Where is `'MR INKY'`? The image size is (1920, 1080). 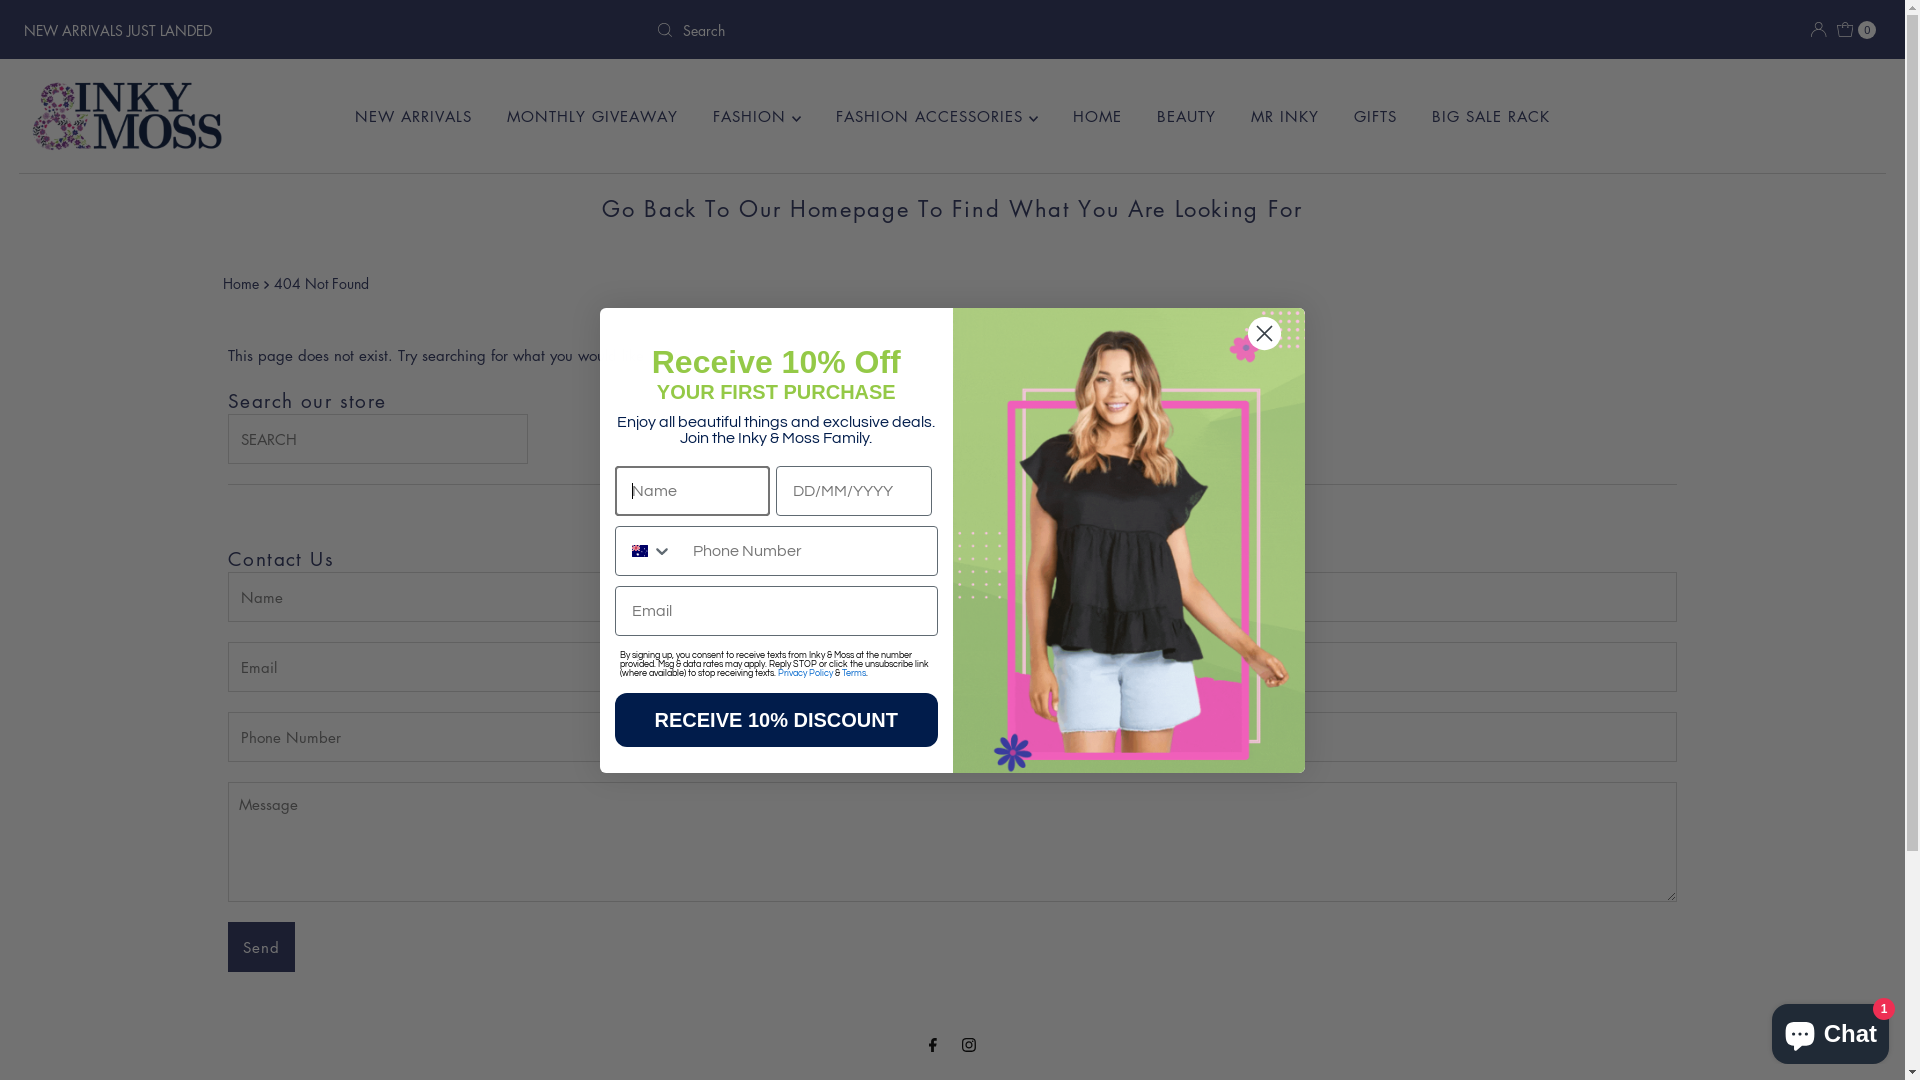 'MR INKY' is located at coordinates (1285, 115).